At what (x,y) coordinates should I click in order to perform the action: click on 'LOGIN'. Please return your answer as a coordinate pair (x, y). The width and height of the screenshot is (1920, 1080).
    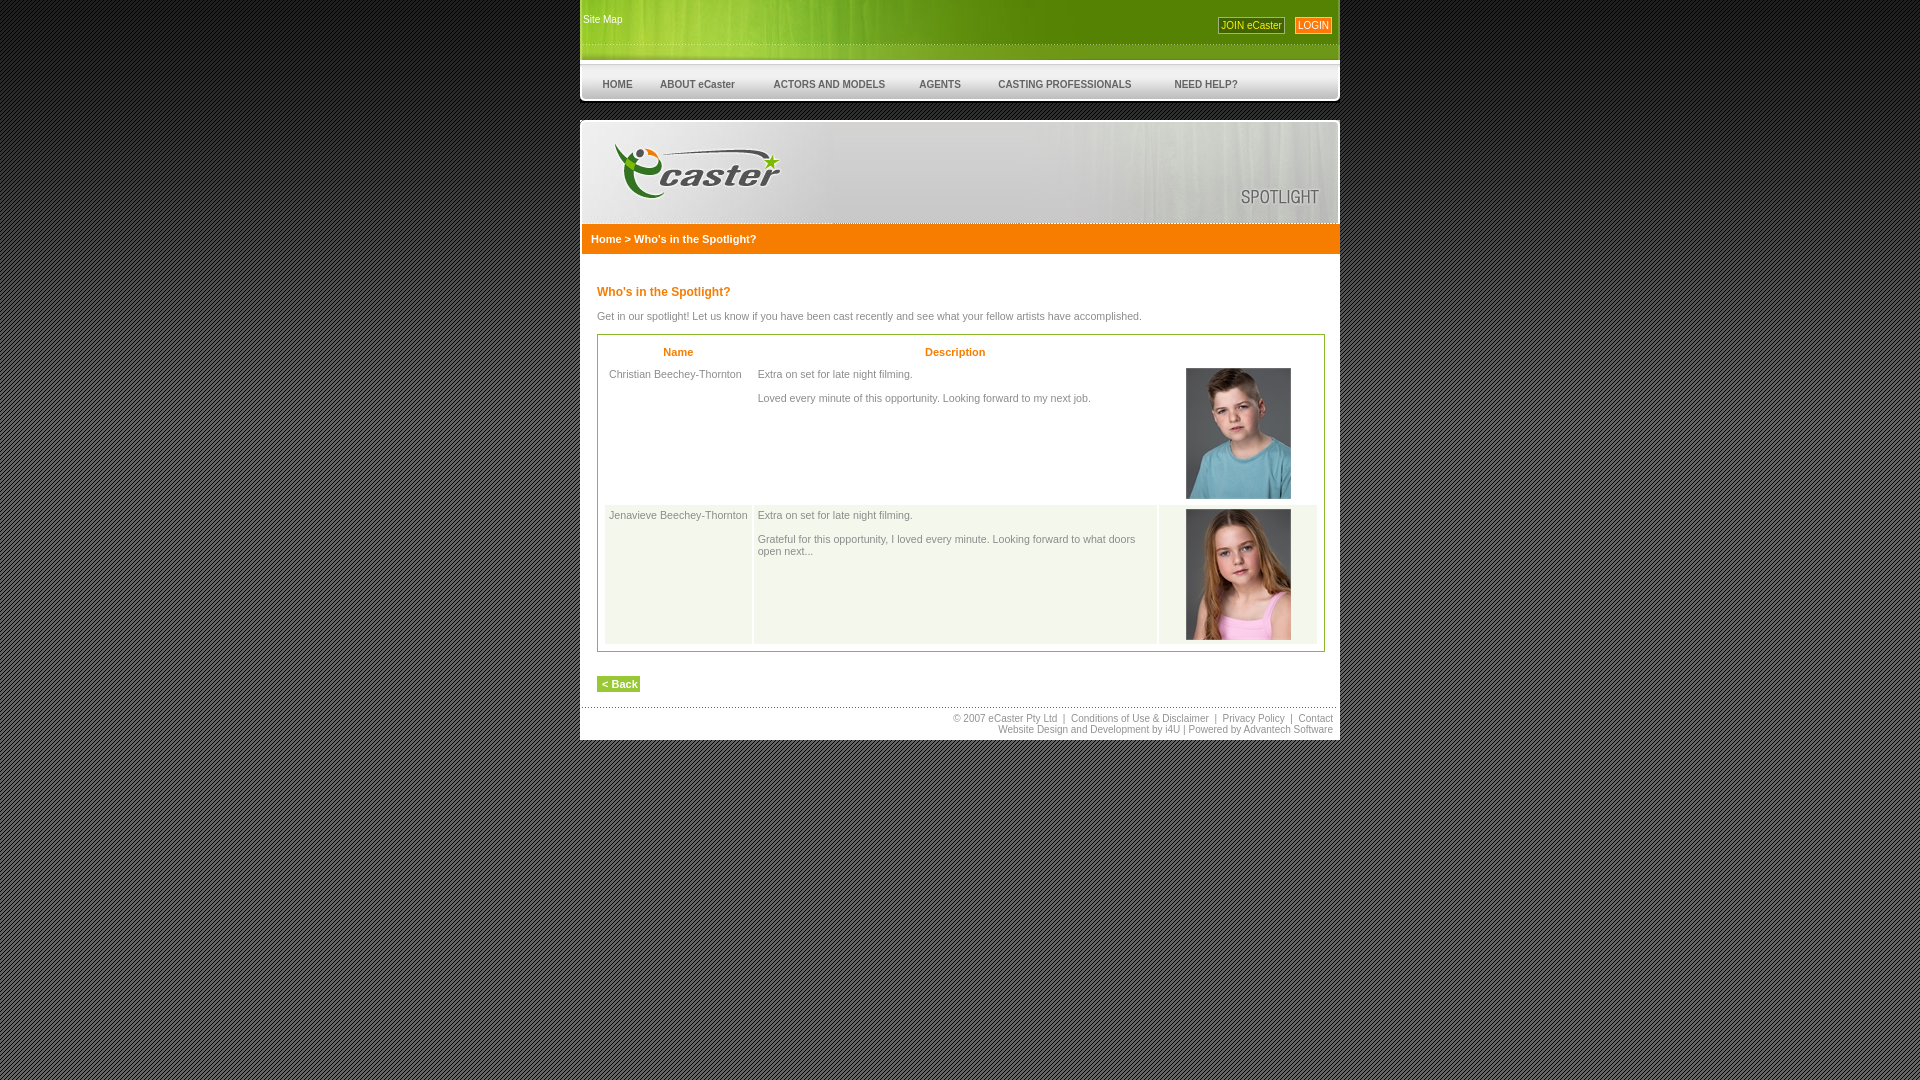
    Looking at the image, I should click on (1295, 25).